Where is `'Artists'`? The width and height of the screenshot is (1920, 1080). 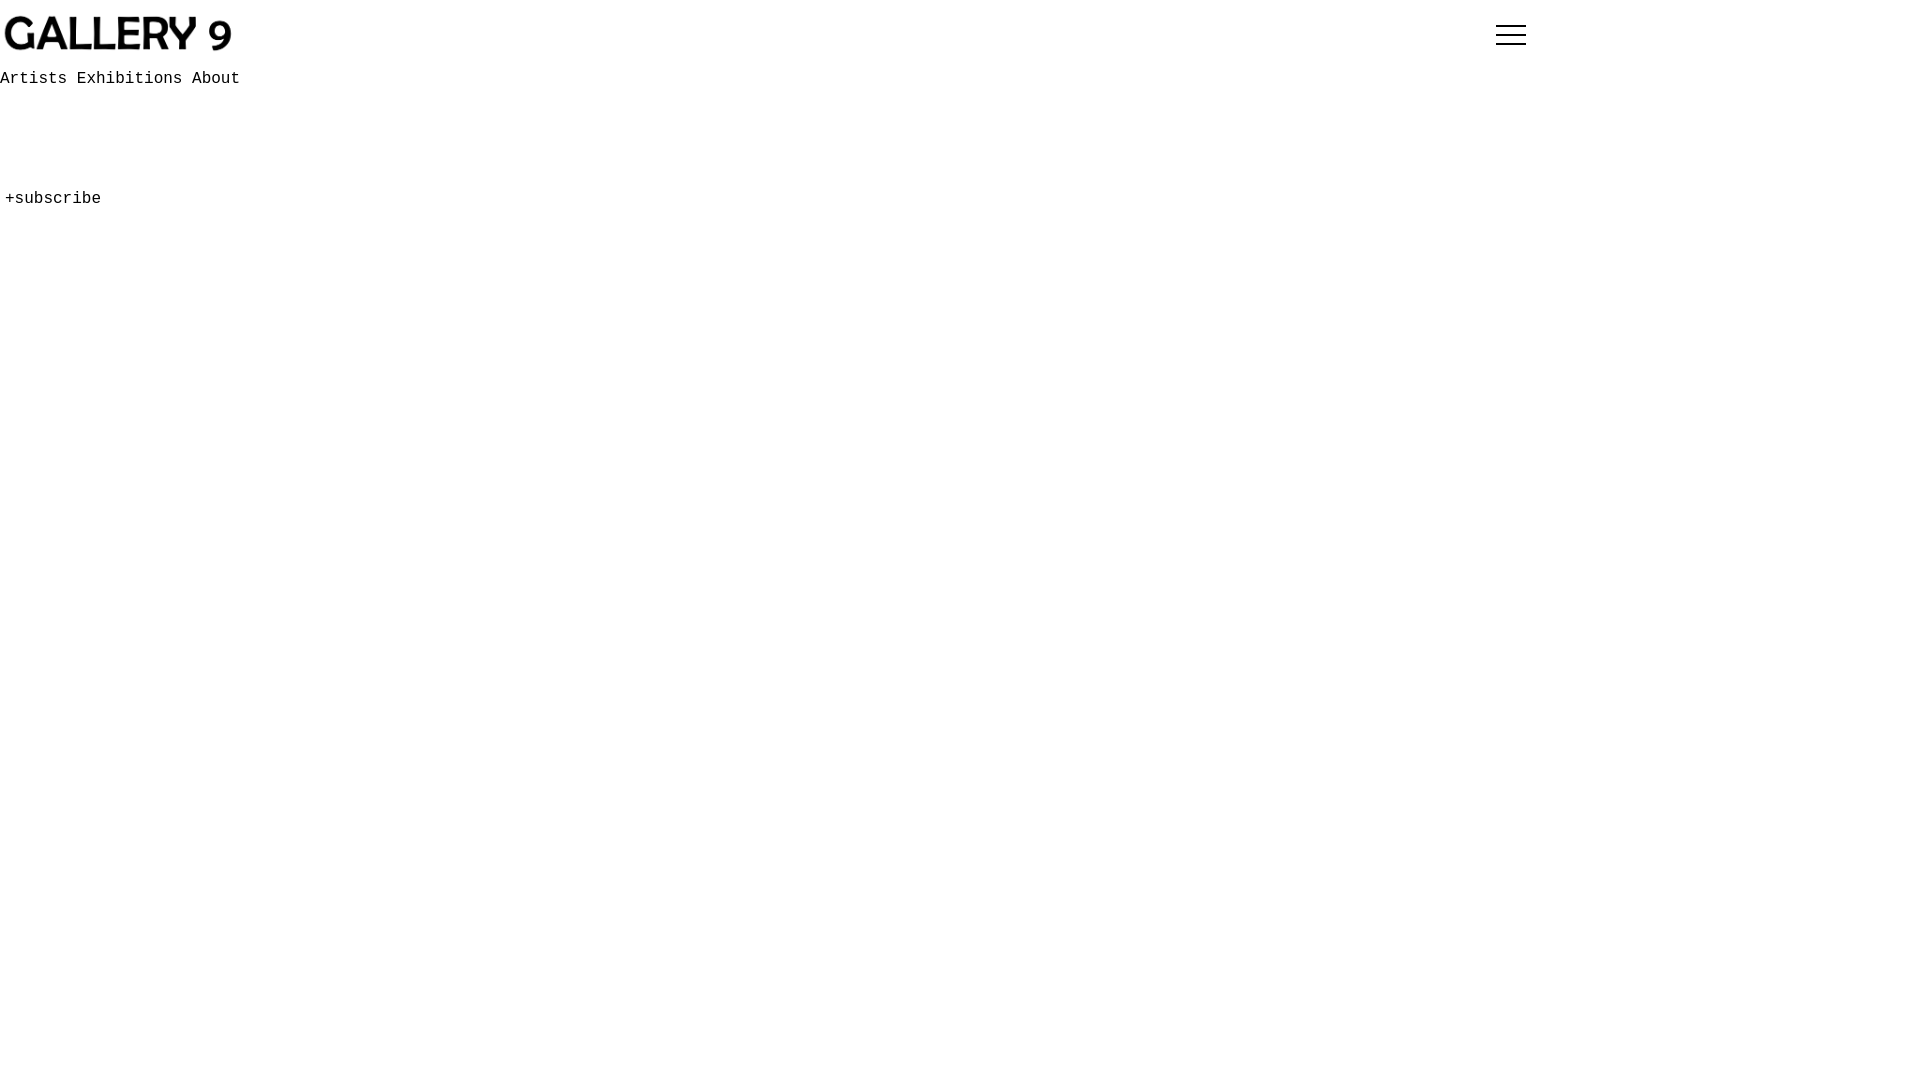
'Artists' is located at coordinates (38, 77).